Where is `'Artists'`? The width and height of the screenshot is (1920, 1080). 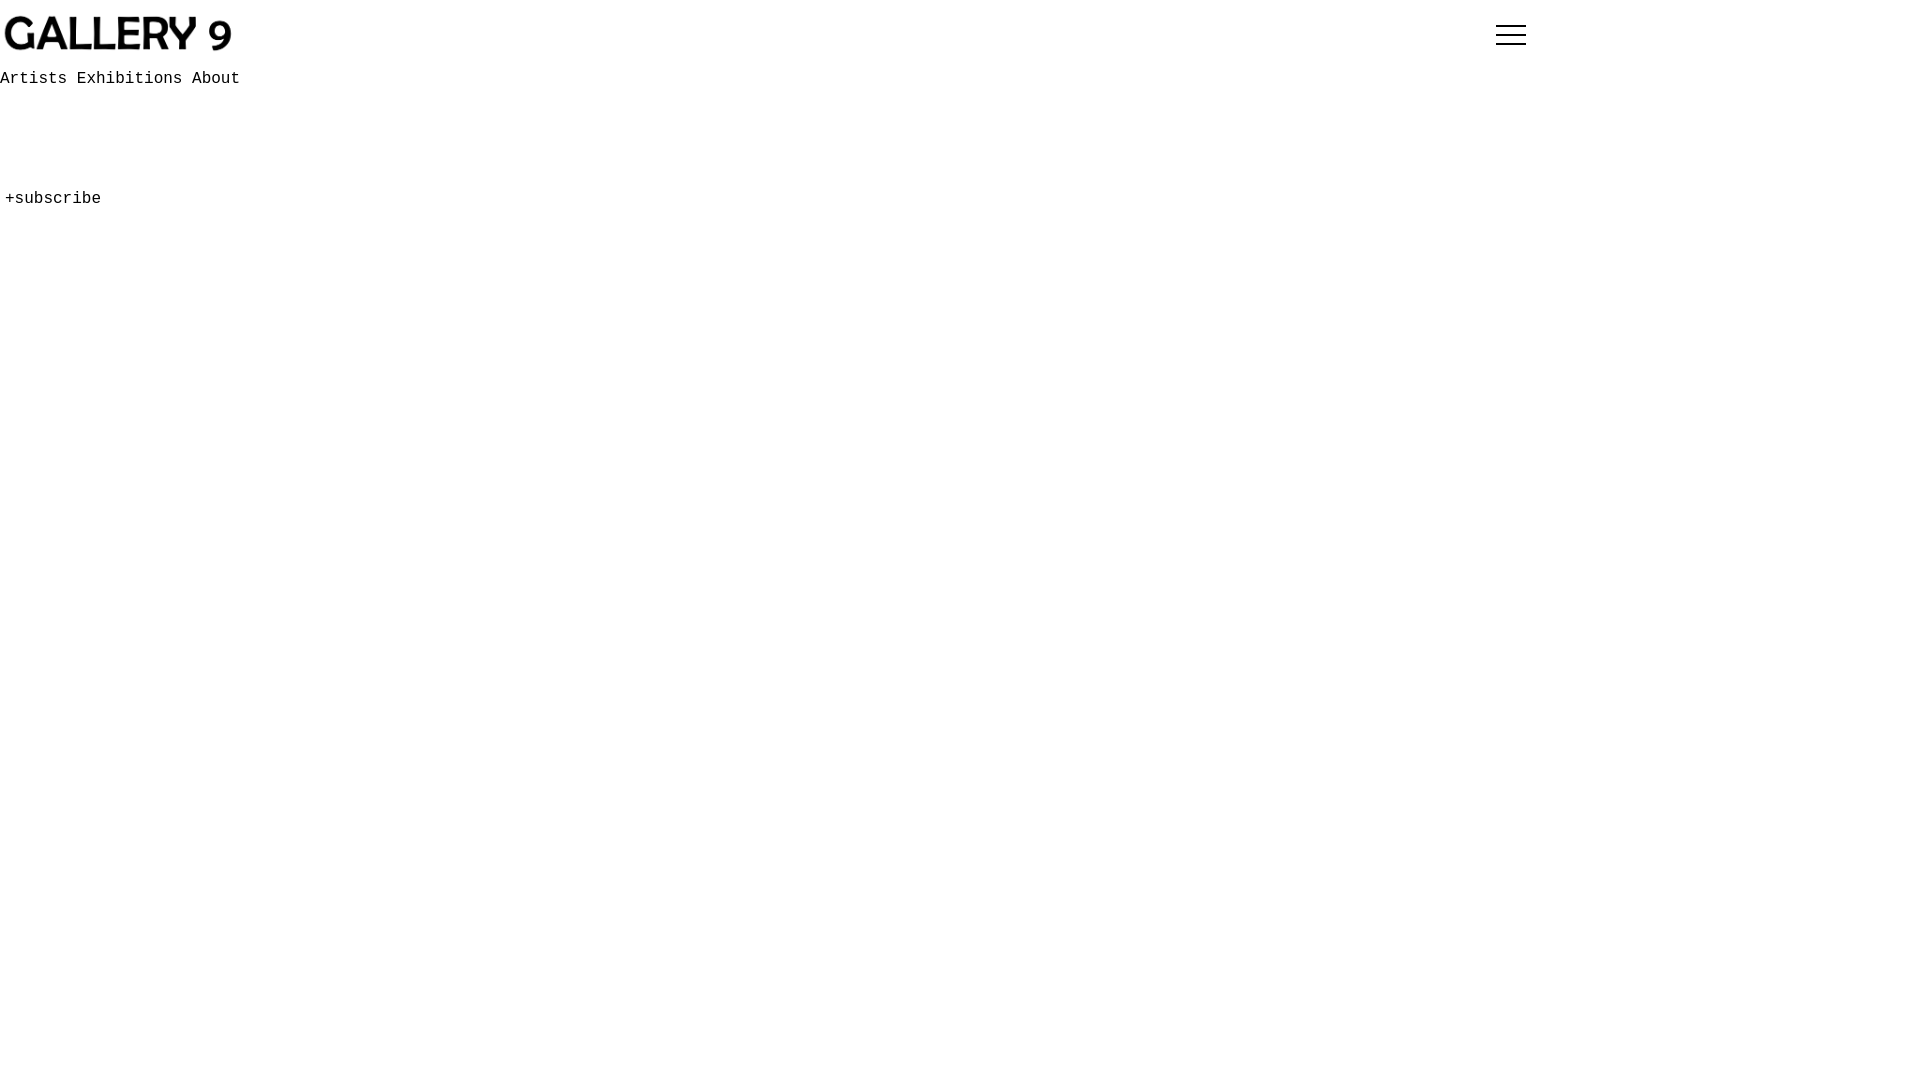
'Artists' is located at coordinates (38, 77).